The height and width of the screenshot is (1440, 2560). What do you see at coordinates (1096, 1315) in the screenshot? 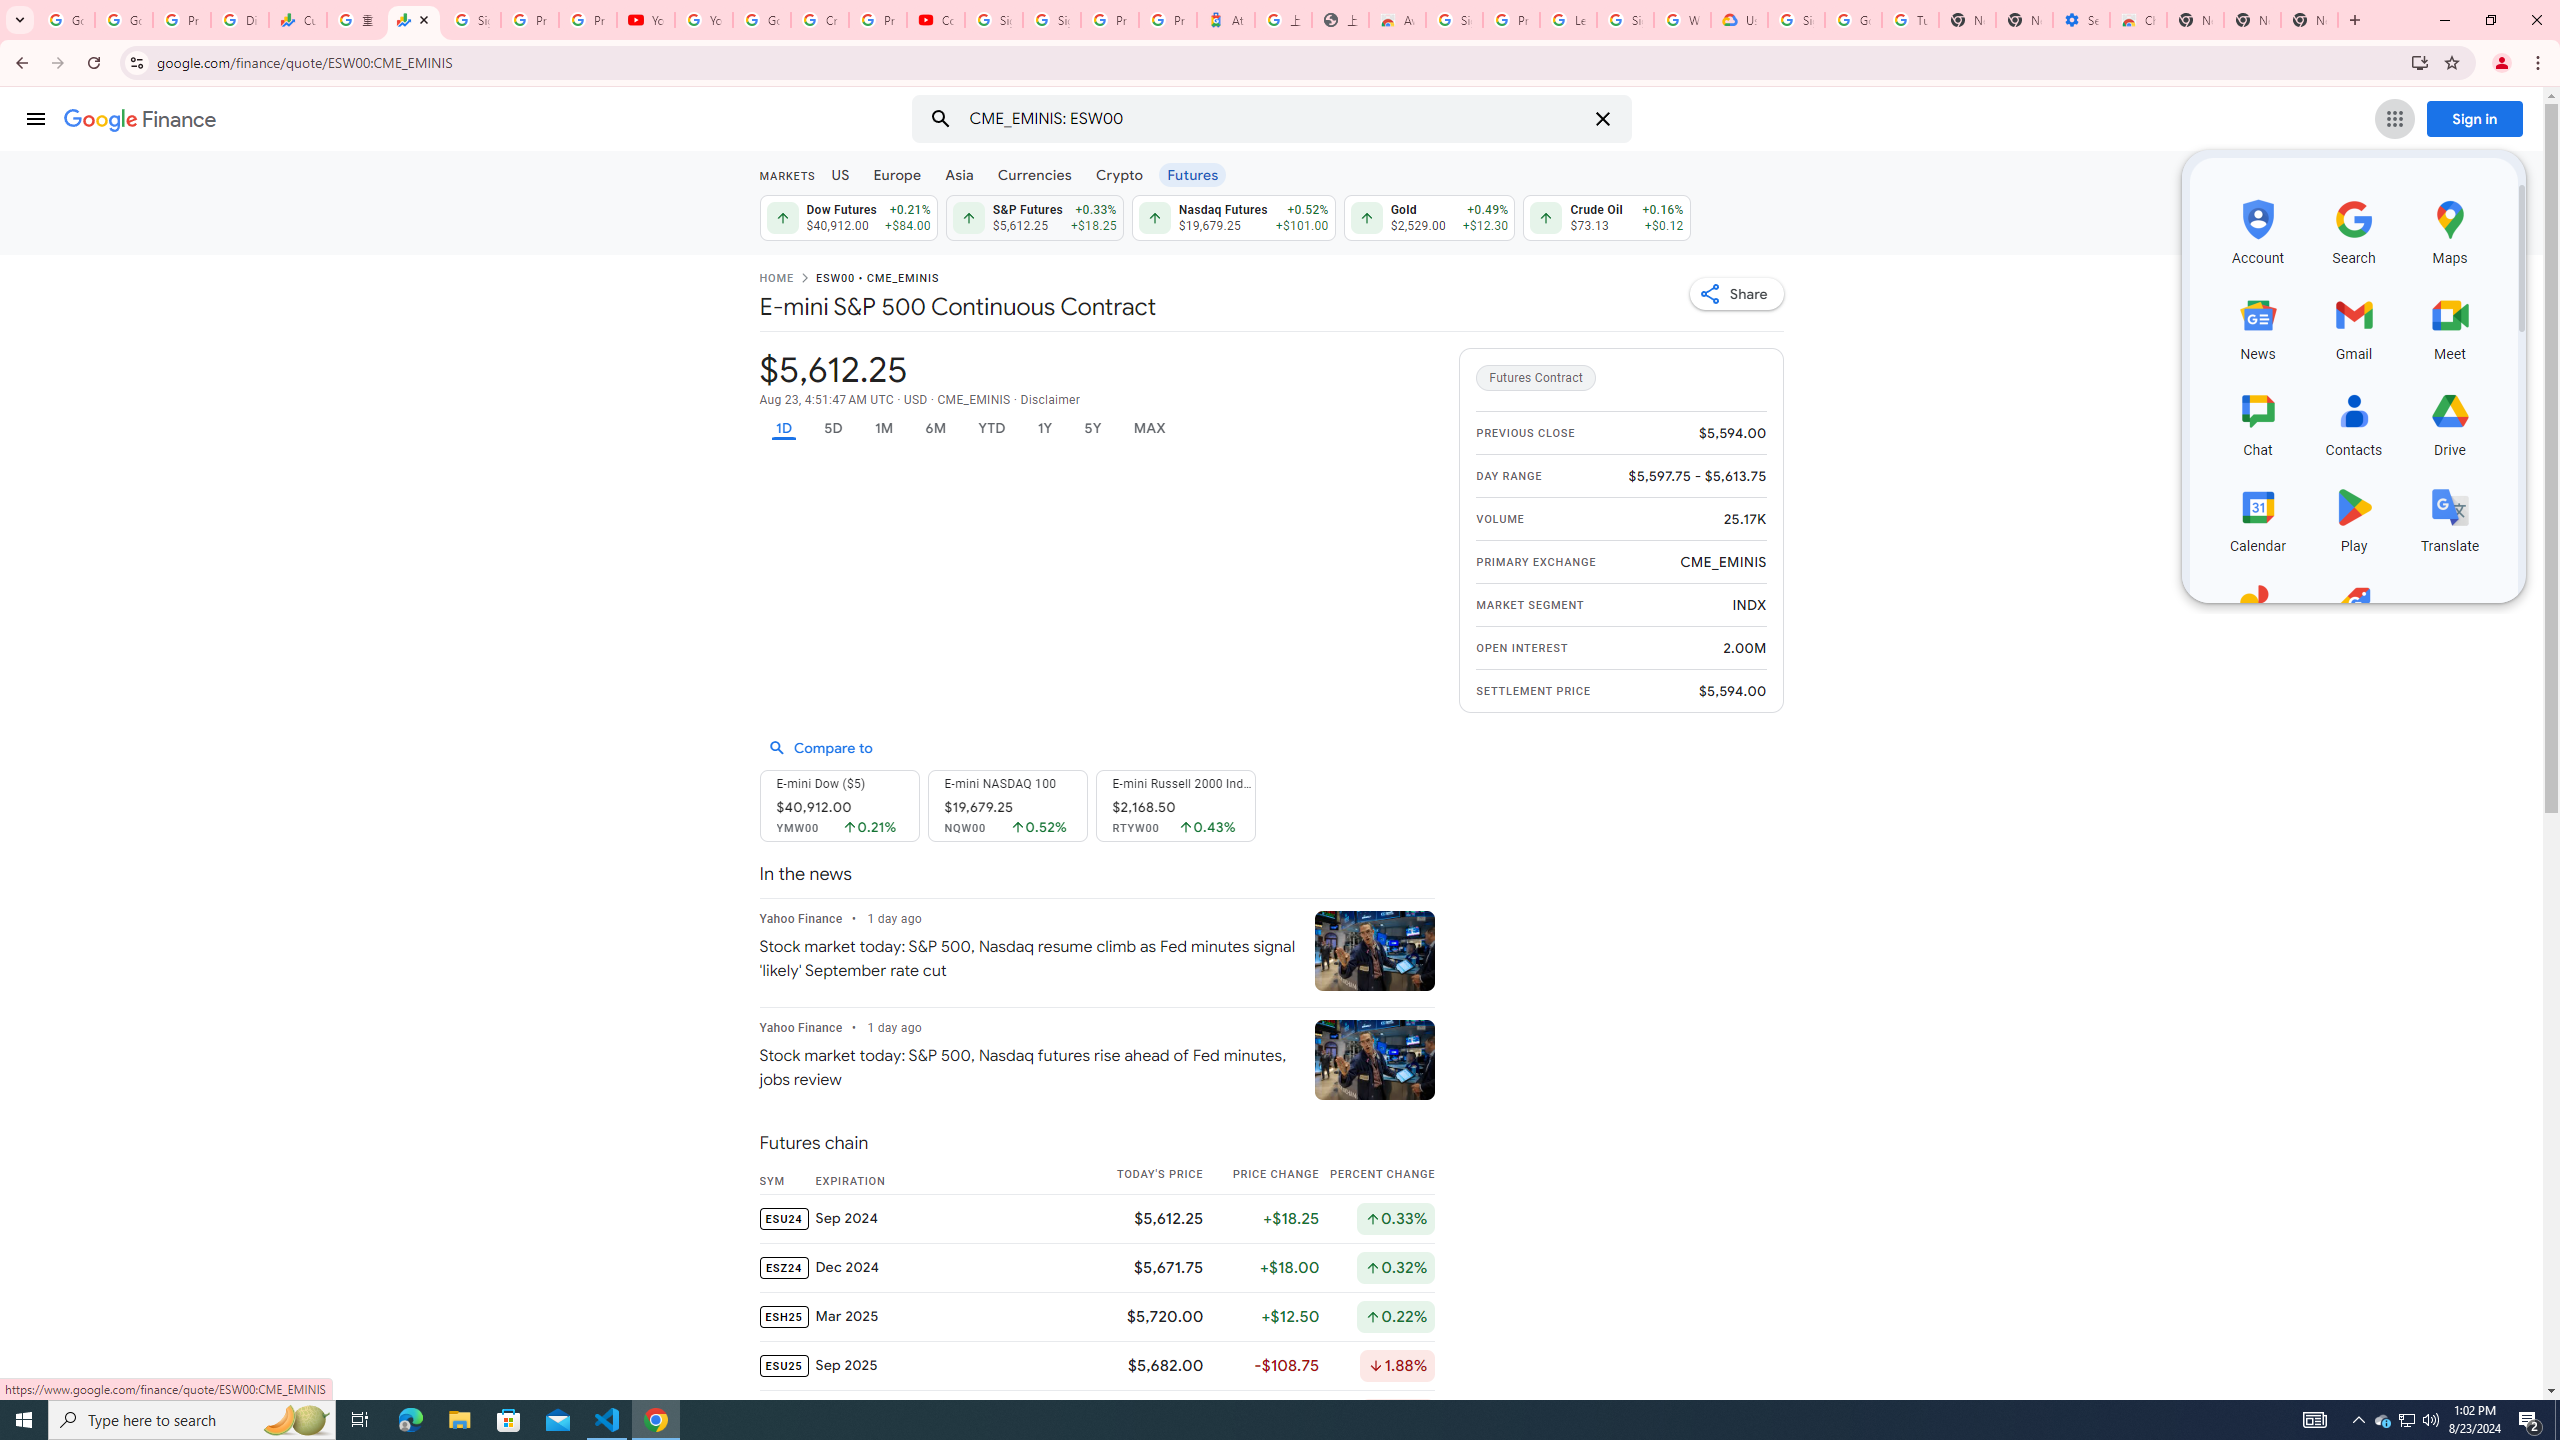
I see `'ESH25 Mar 2025 $5,720.00 +$12.50 Up by 0.22%'` at bounding box center [1096, 1315].